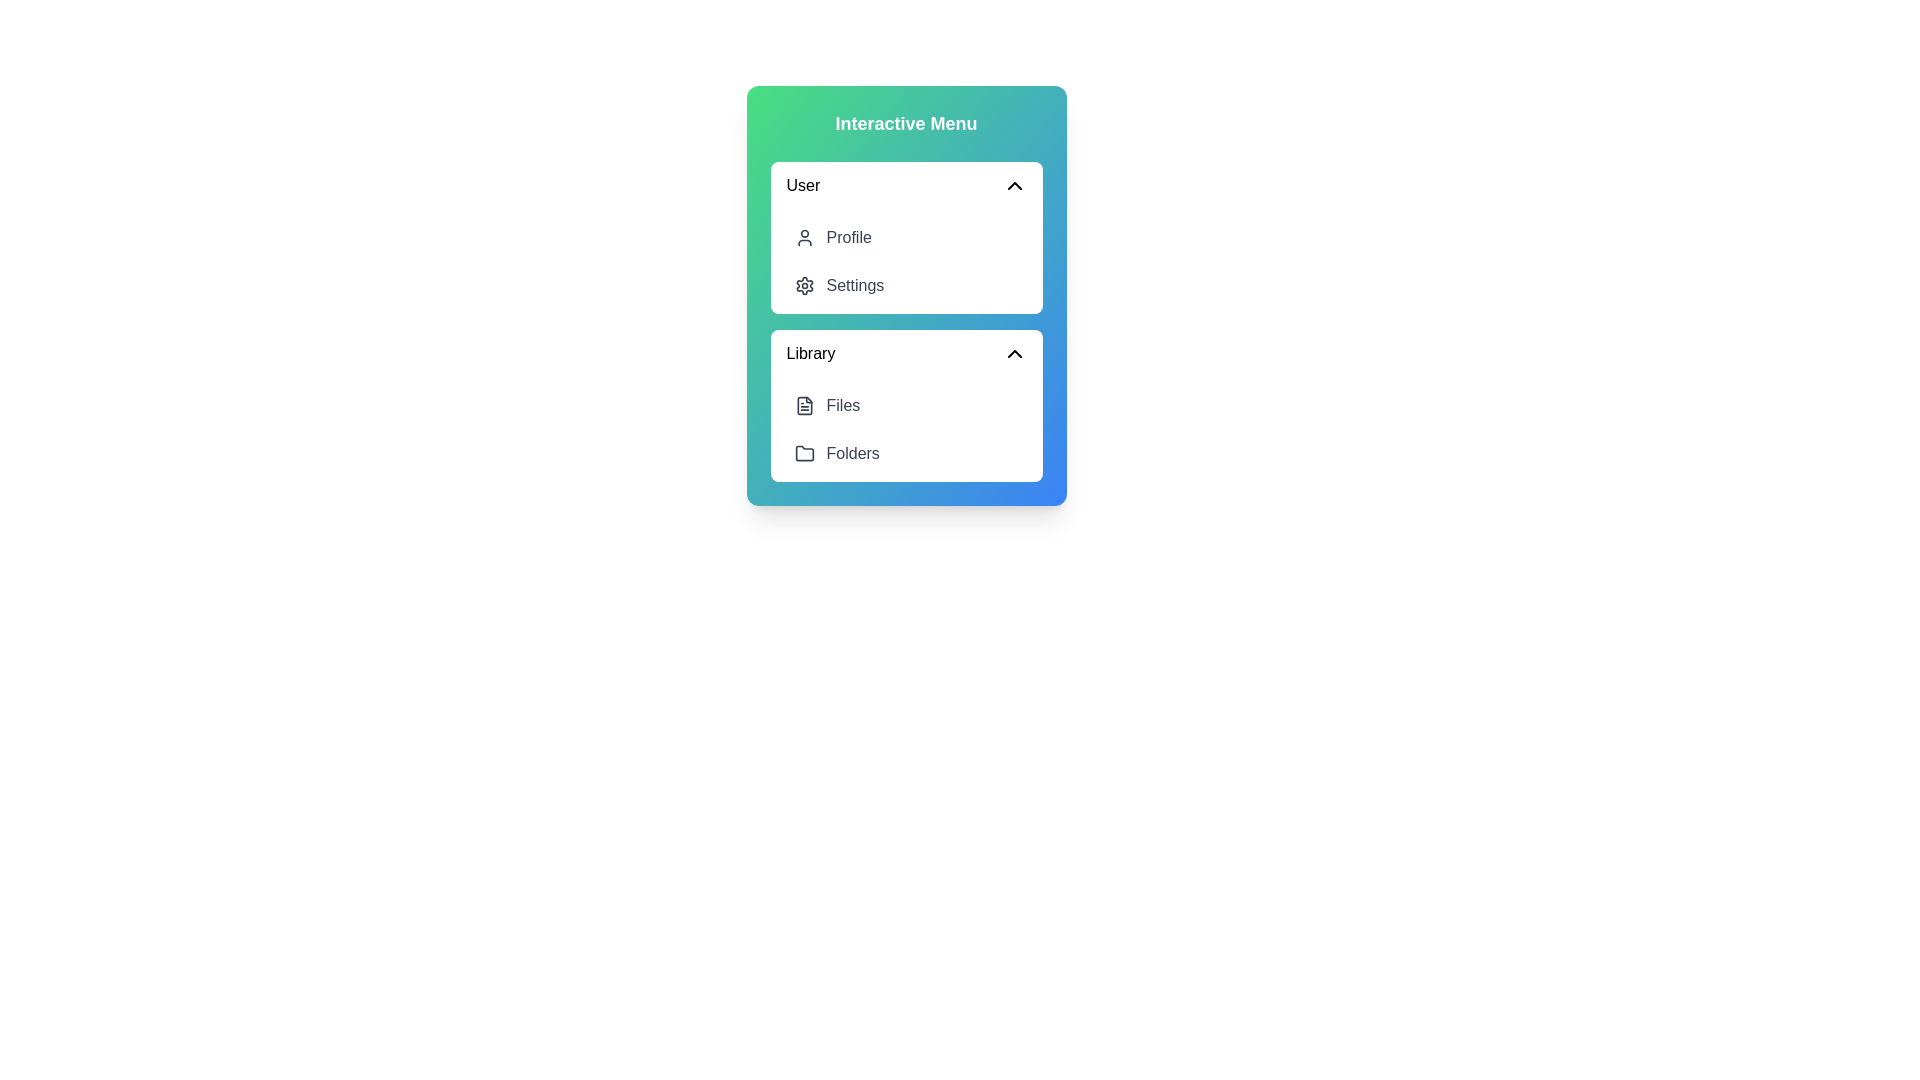 The height and width of the screenshot is (1080, 1920). I want to click on the menu item Library to observe its hover style, so click(905, 353).